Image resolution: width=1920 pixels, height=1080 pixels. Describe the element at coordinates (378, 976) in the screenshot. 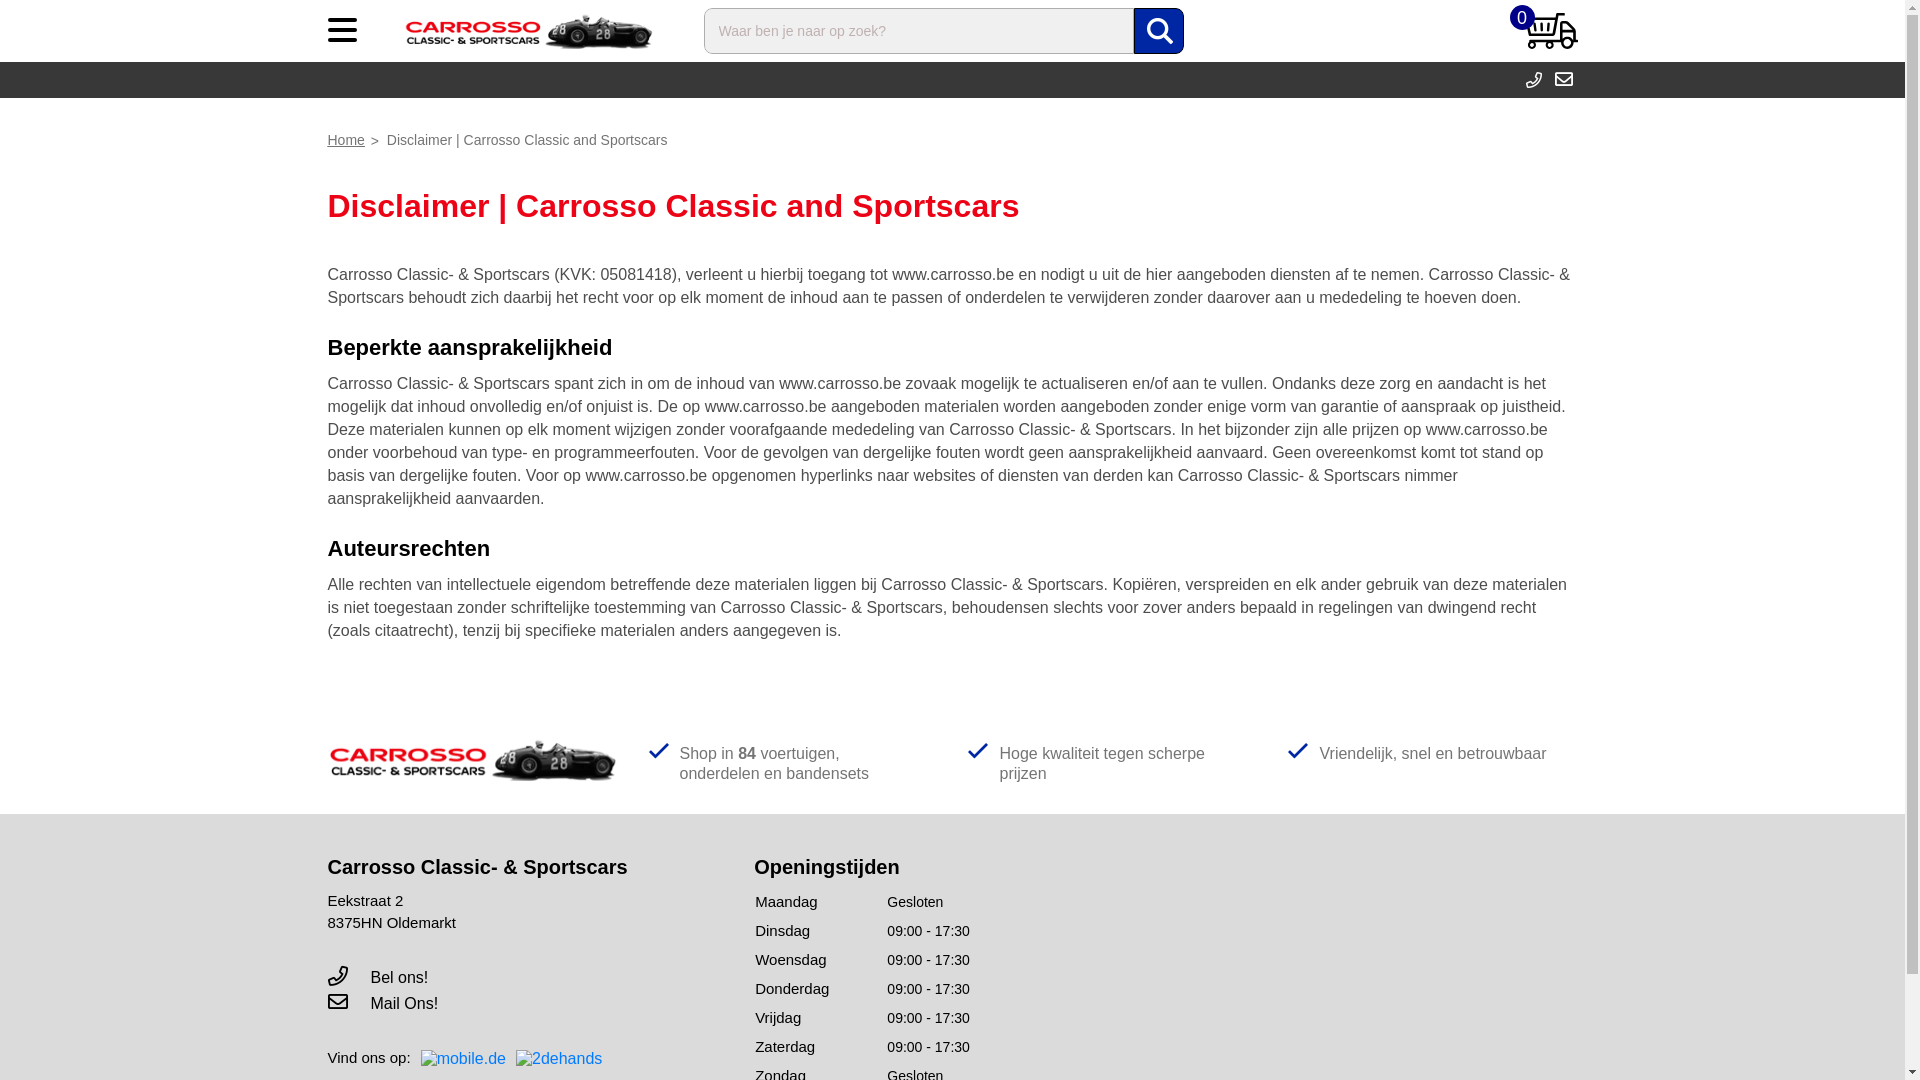

I see `'    Bel ons!'` at that location.